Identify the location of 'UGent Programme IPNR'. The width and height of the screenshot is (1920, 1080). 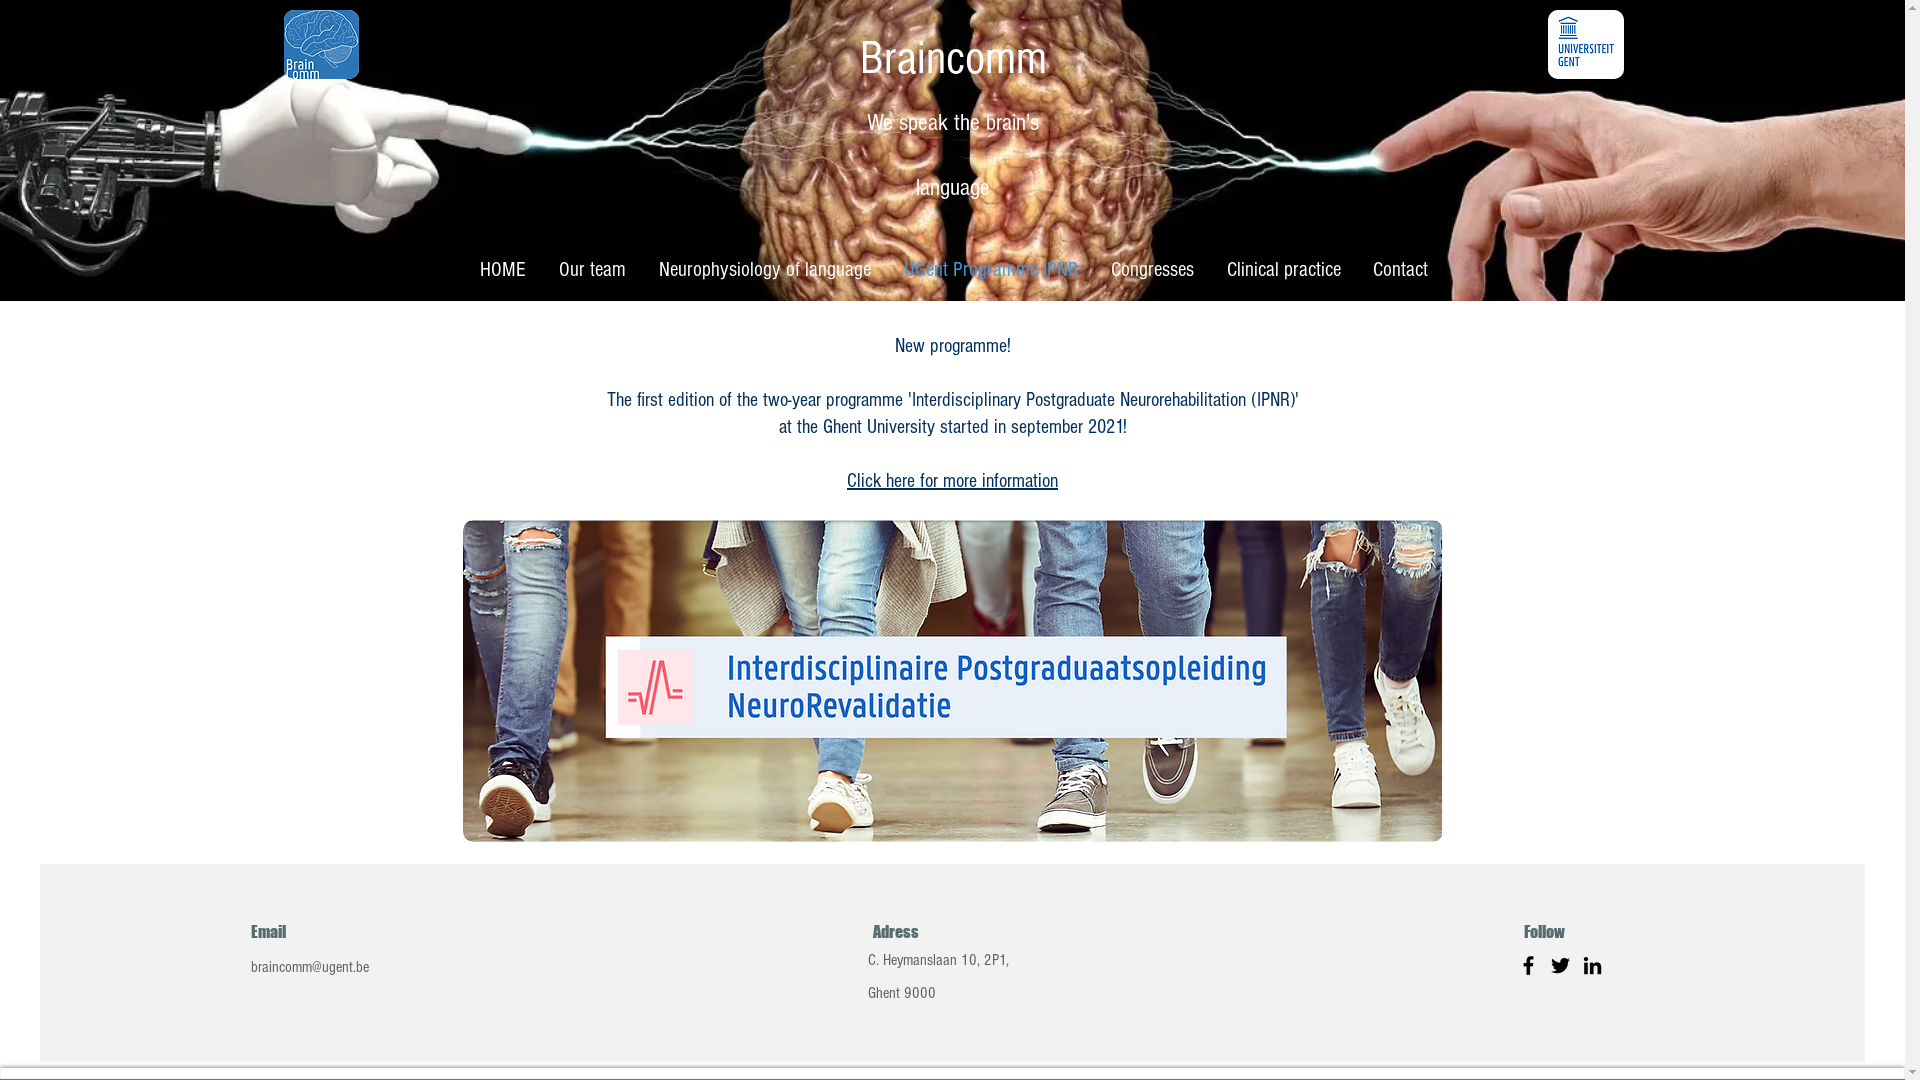
(990, 270).